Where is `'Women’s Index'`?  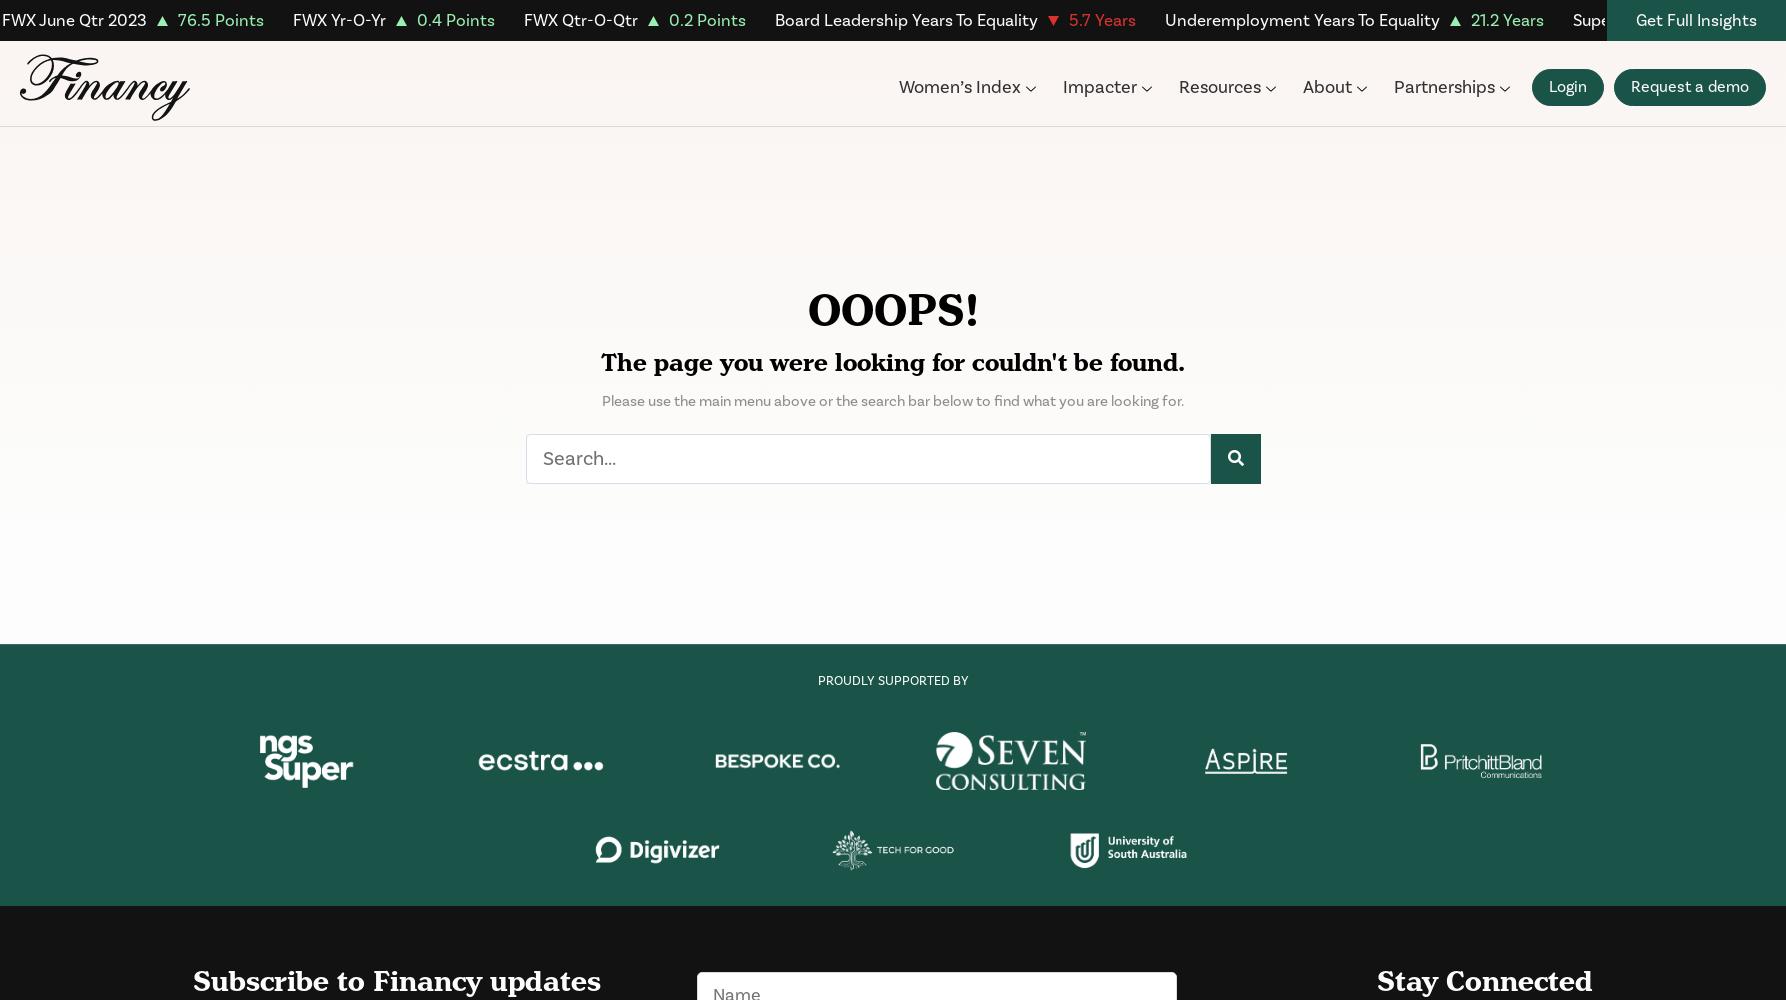 'Women’s Index' is located at coordinates (959, 86).